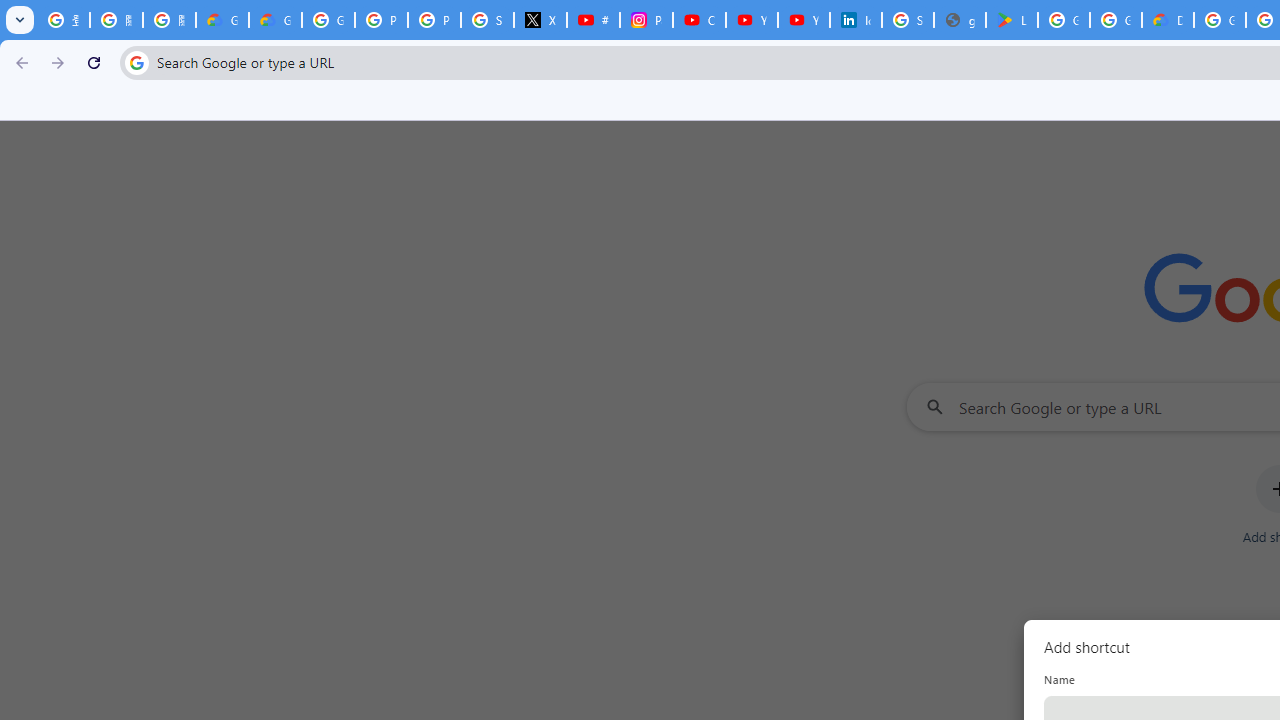 This screenshot has height=720, width=1280. I want to click on 'Google Workspace - Specific Terms', so click(1115, 20).